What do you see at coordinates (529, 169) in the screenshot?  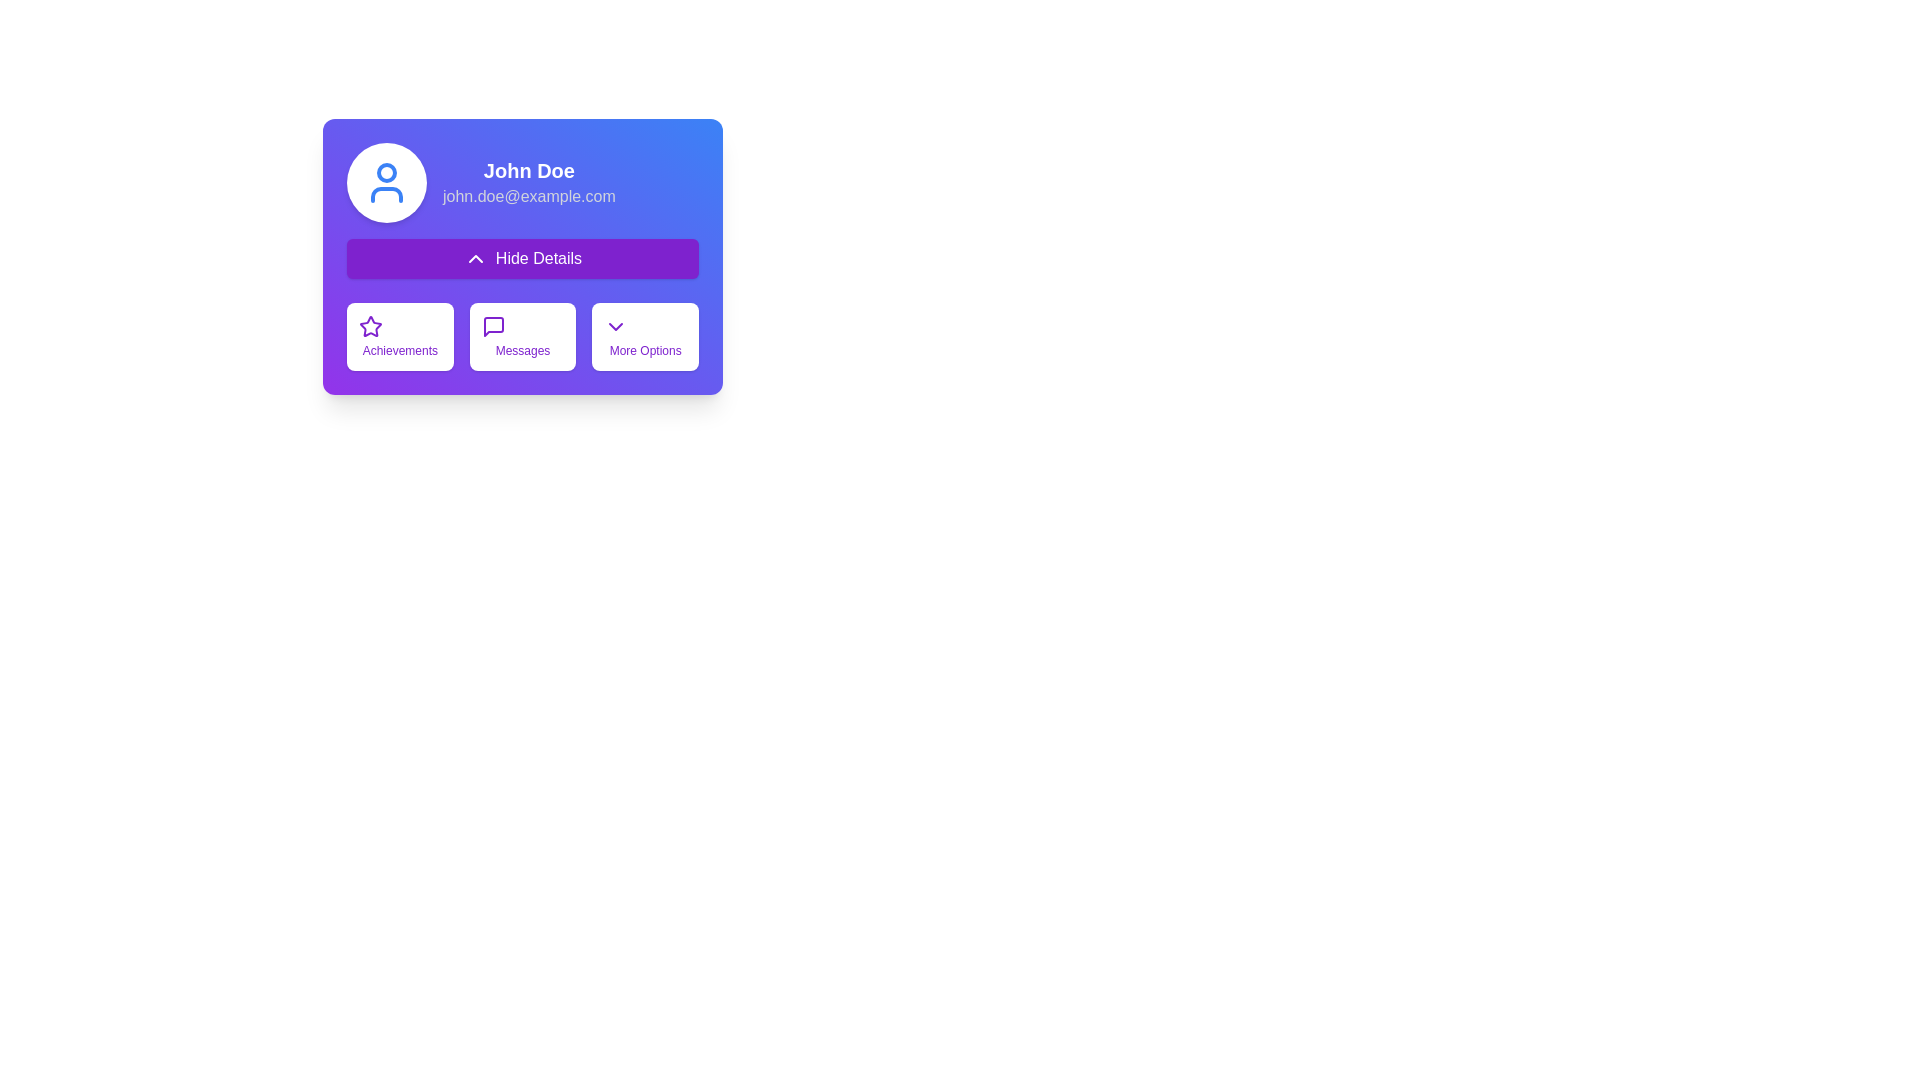 I see `the text label displaying the name 'John Doe', which is located at the top-left area of the user profile card` at bounding box center [529, 169].